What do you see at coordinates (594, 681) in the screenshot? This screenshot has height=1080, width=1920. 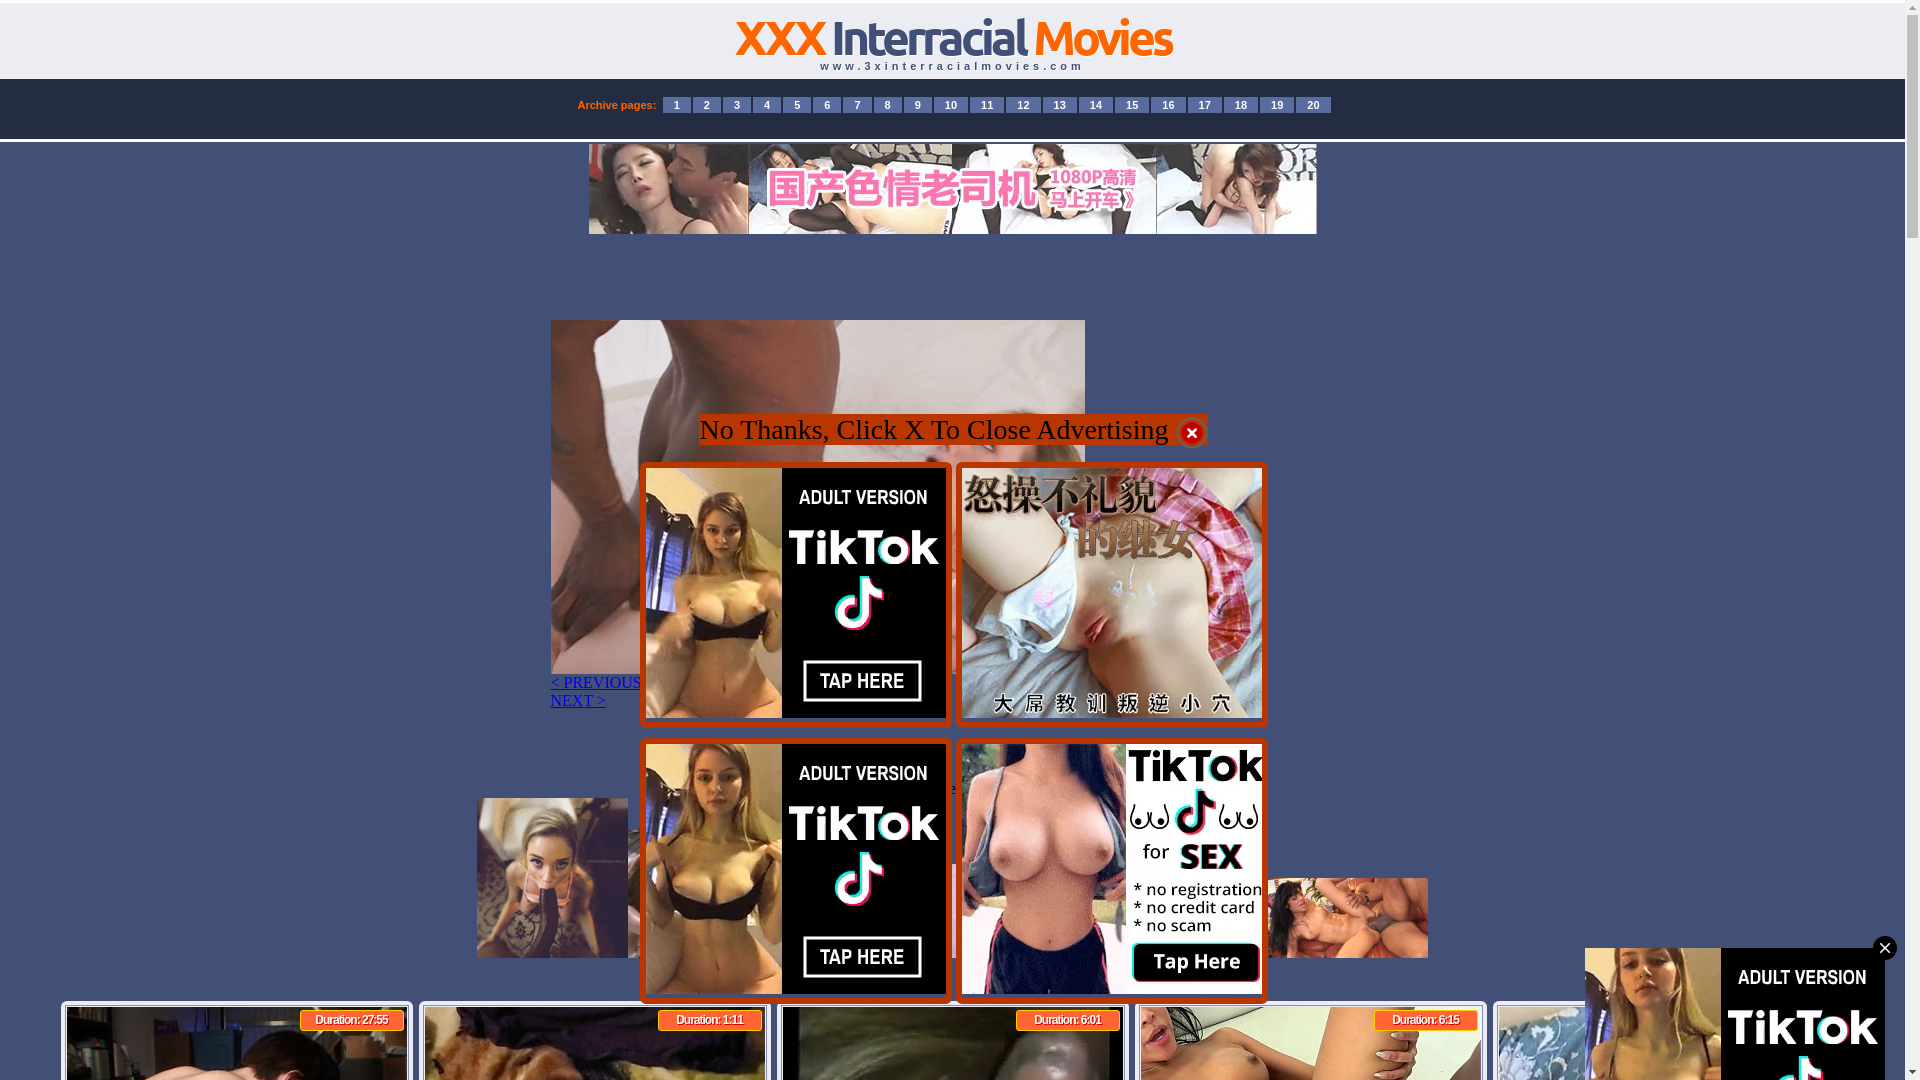 I see `'< PREVIOUS'` at bounding box center [594, 681].